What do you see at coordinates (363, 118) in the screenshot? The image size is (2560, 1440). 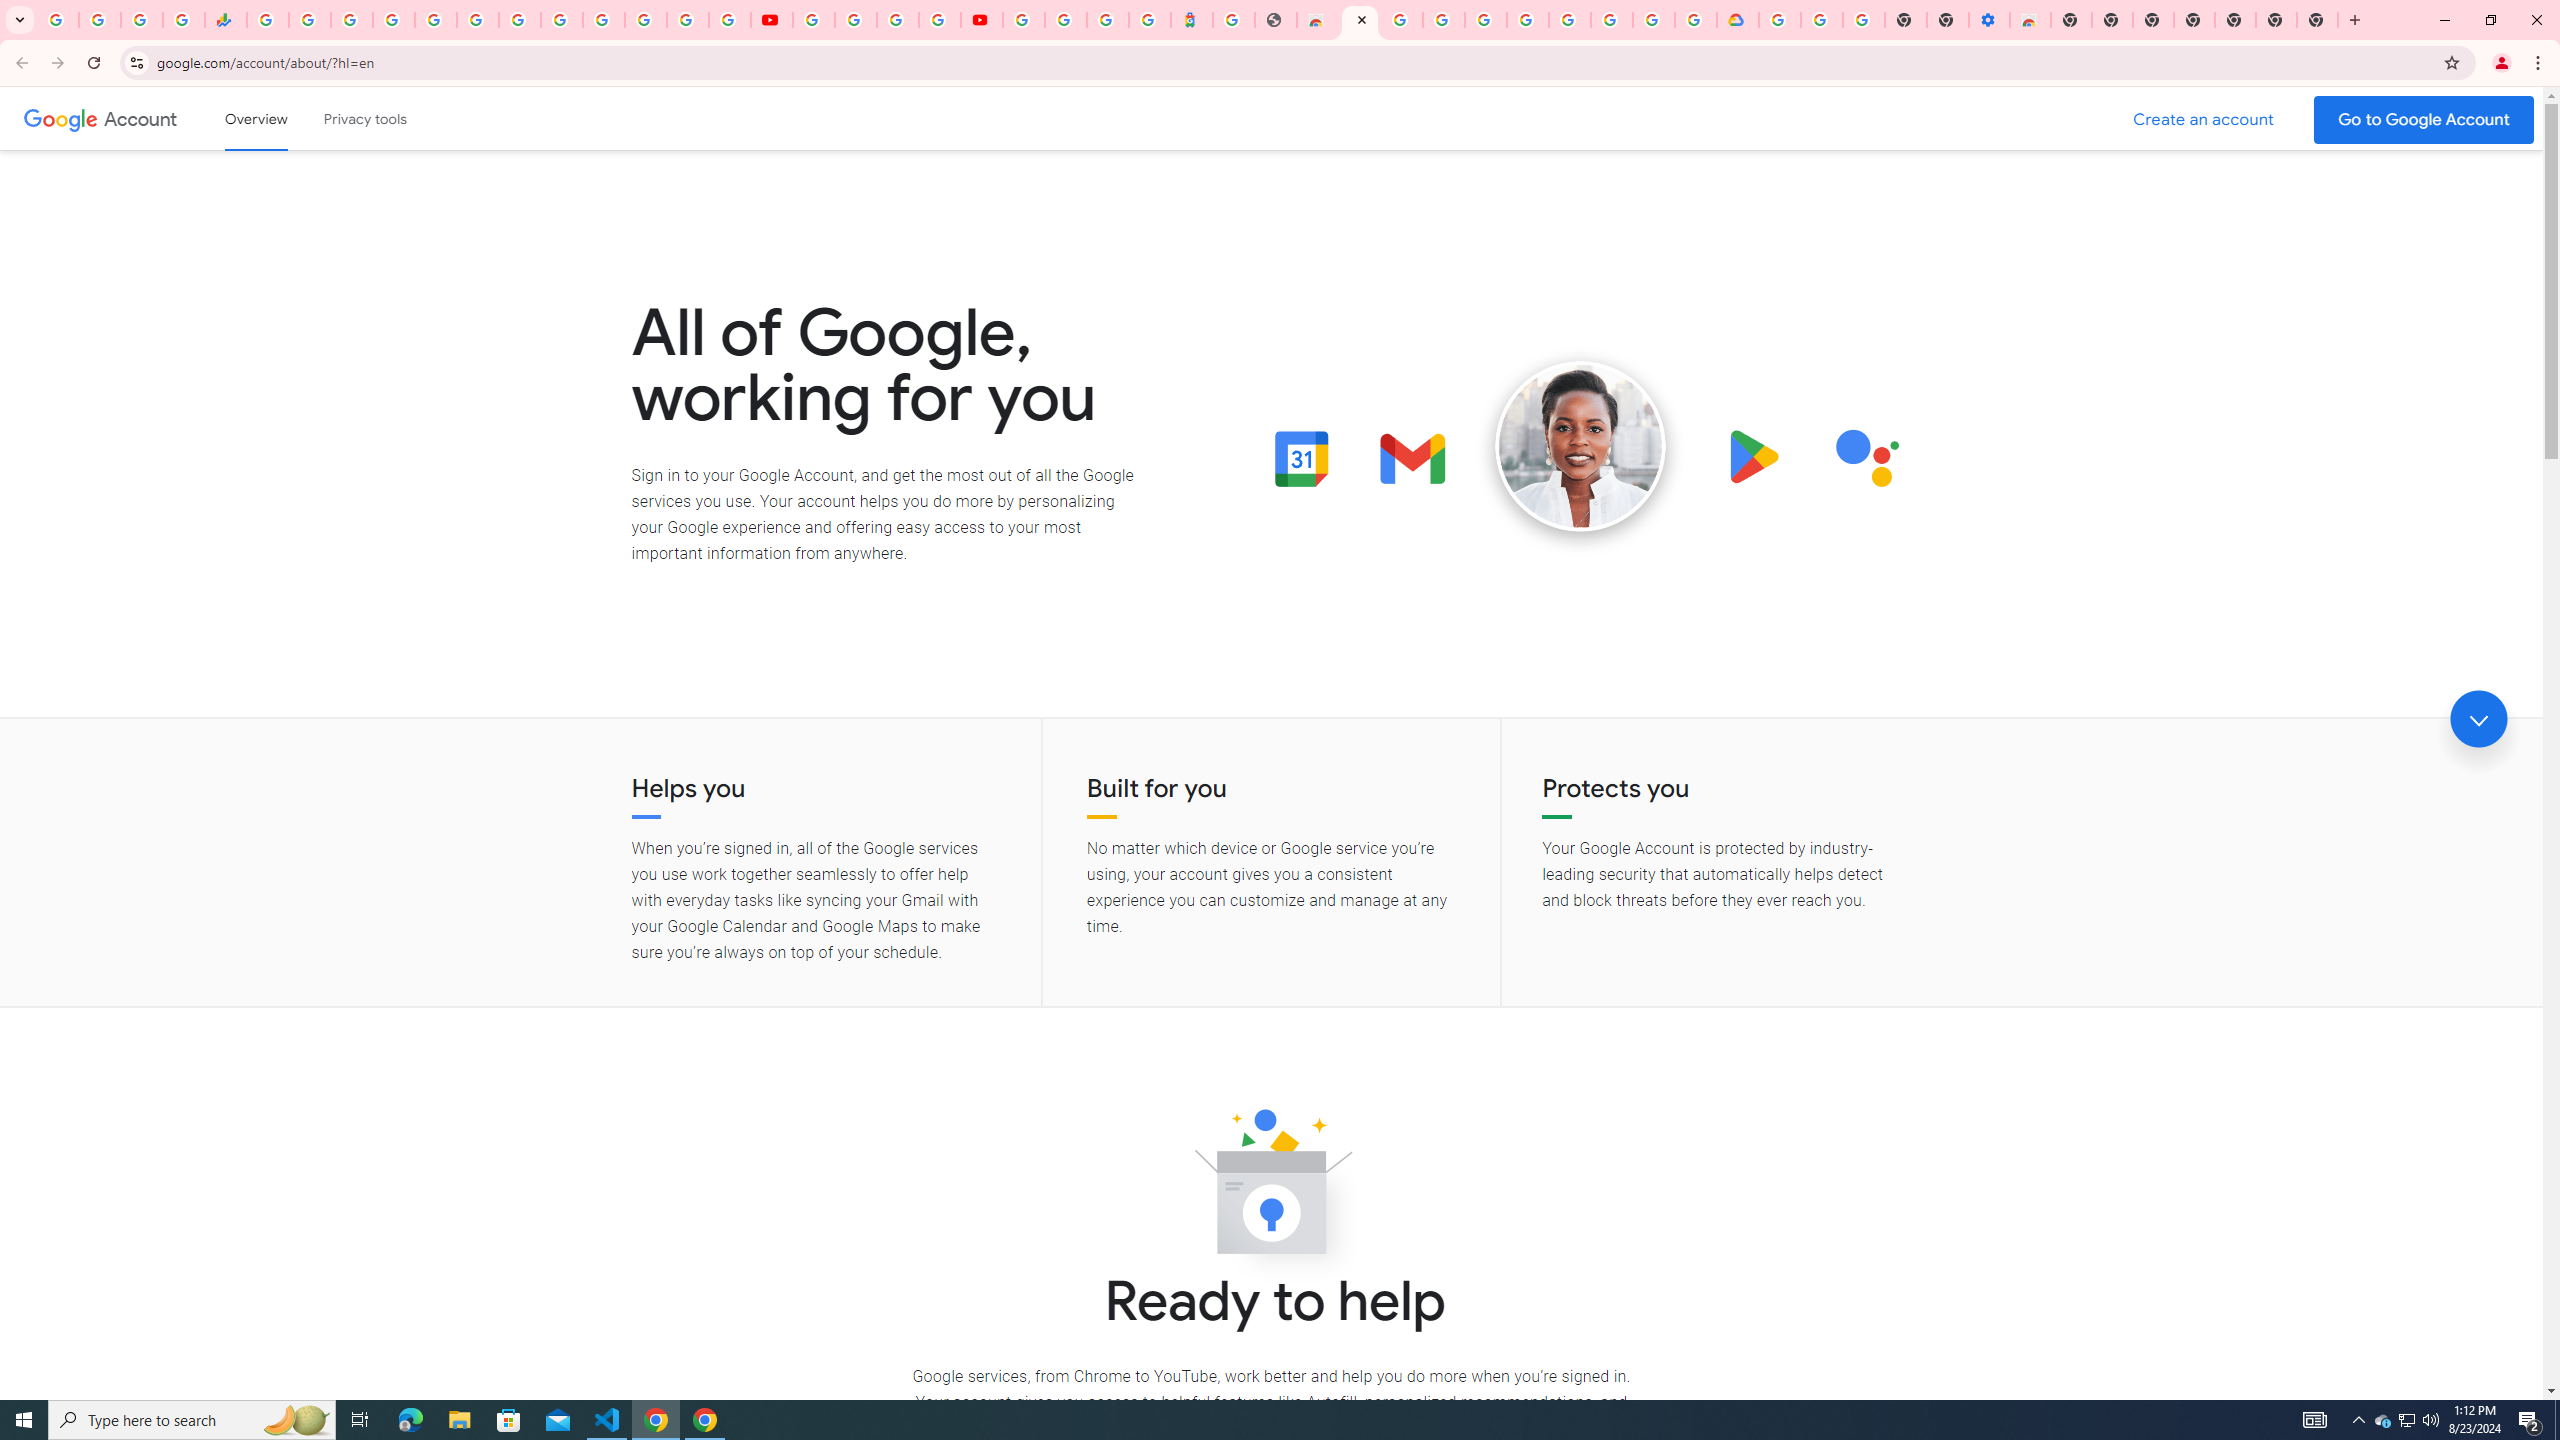 I see `'Privacy tools'` at bounding box center [363, 118].